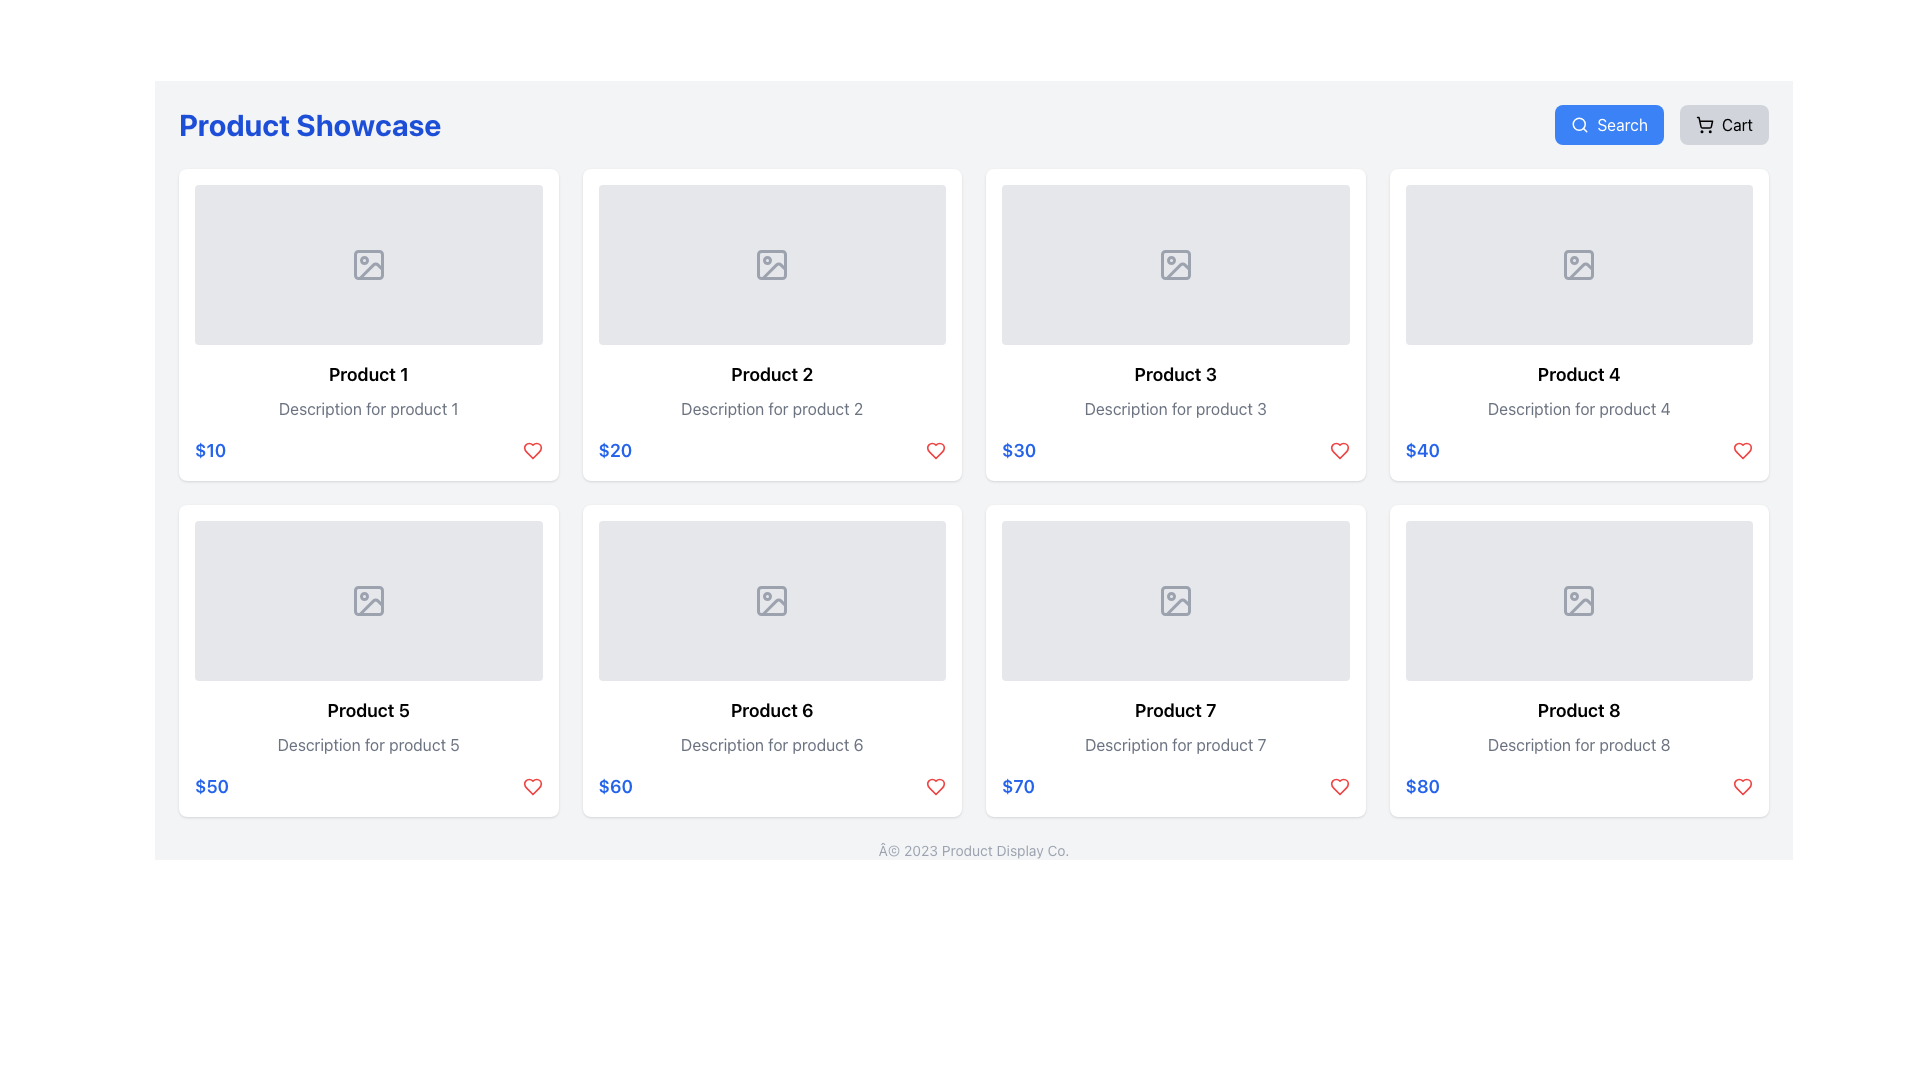 Image resolution: width=1920 pixels, height=1080 pixels. I want to click on the missing image icon for 'Product 4', located in the top right part of the product's rectangular image area, so click(1580, 271).